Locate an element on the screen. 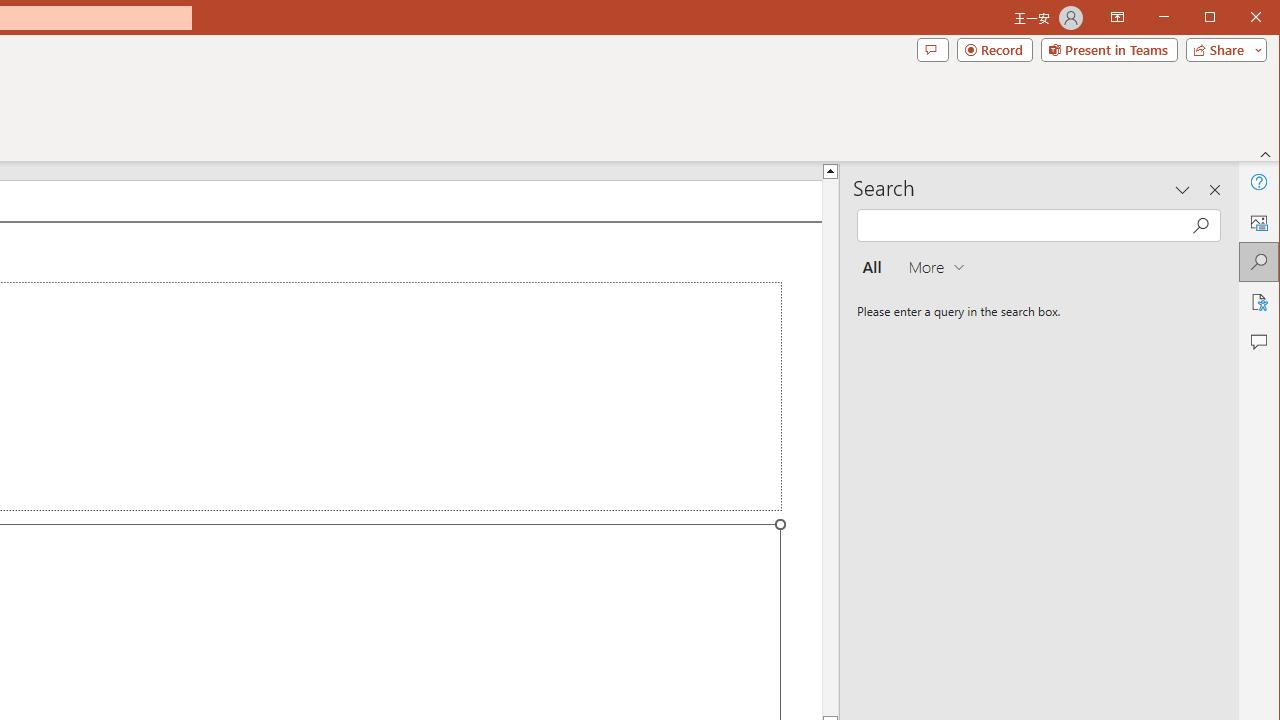  'Collapse the Ribbon' is located at coordinates (1265, 153).